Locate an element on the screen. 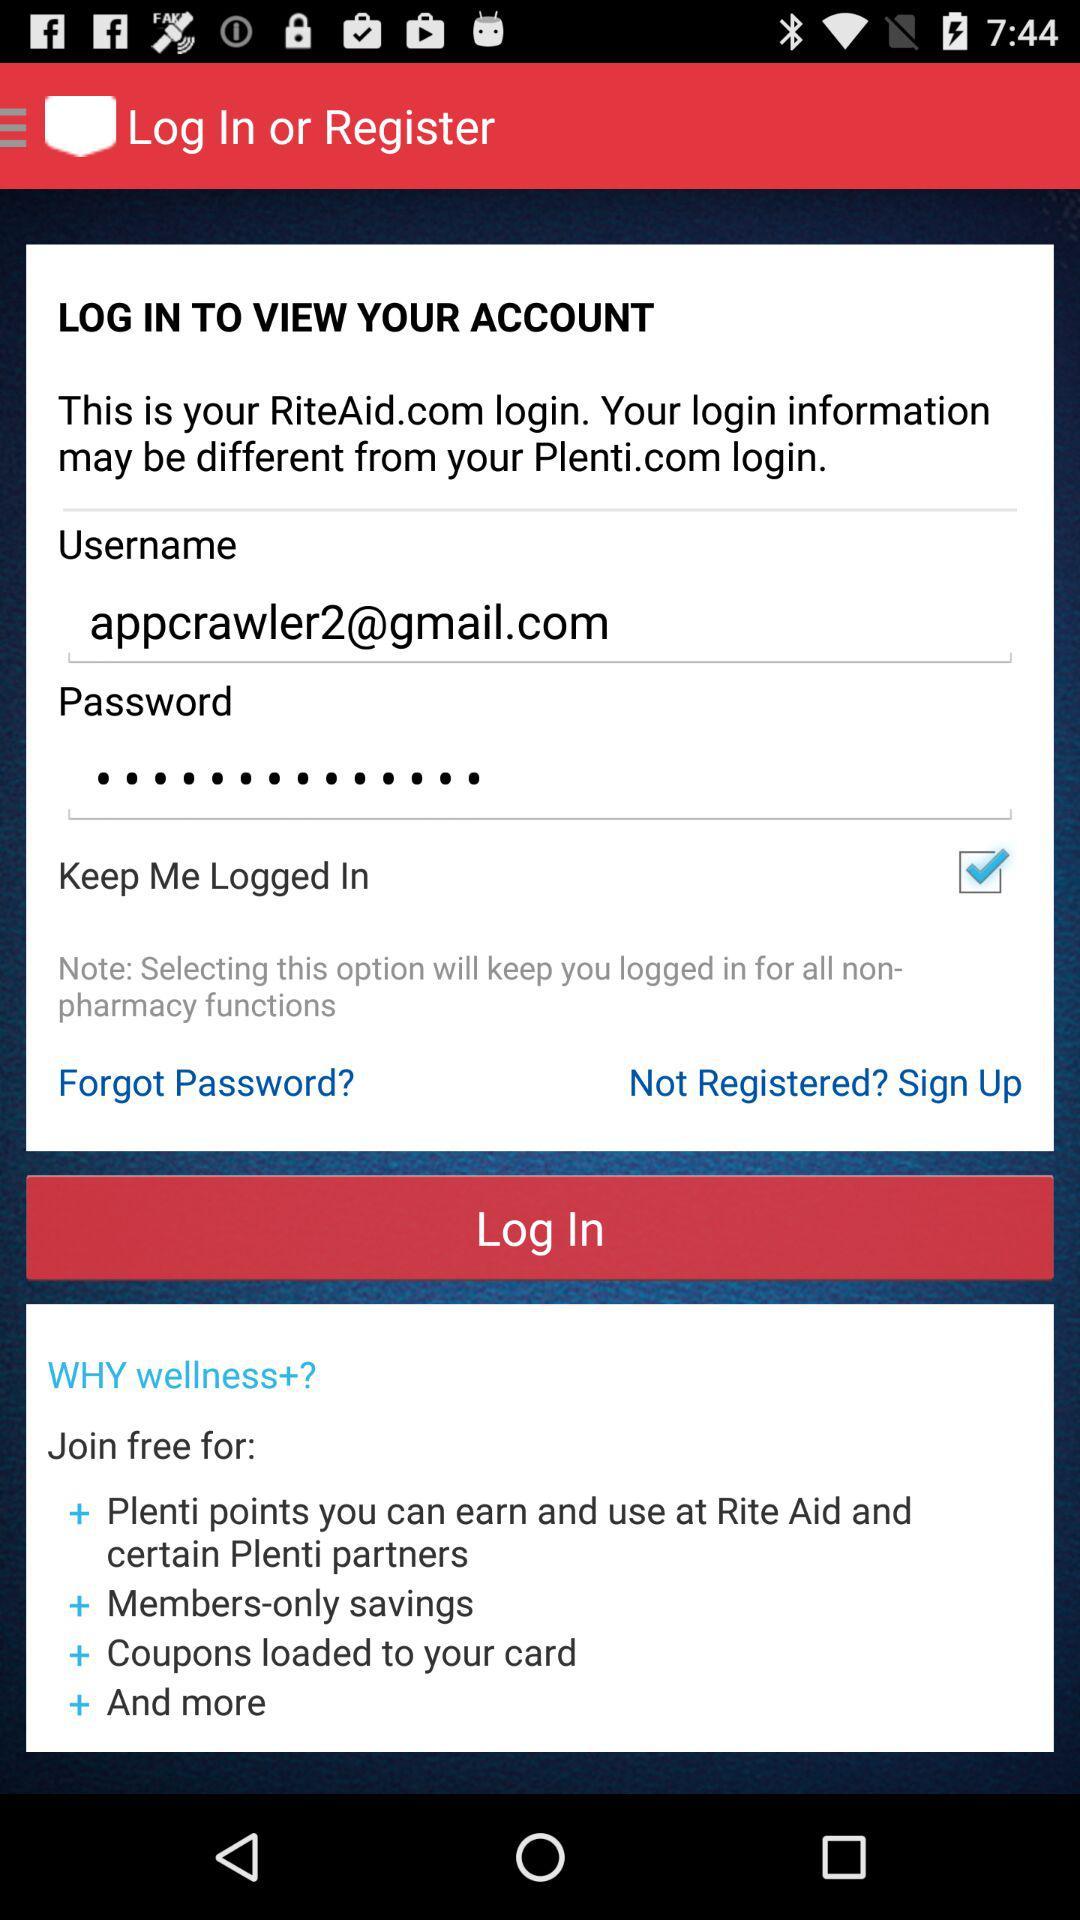 The height and width of the screenshot is (1920, 1080). the item above the note selecting this item is located at coordinates (979, 872).